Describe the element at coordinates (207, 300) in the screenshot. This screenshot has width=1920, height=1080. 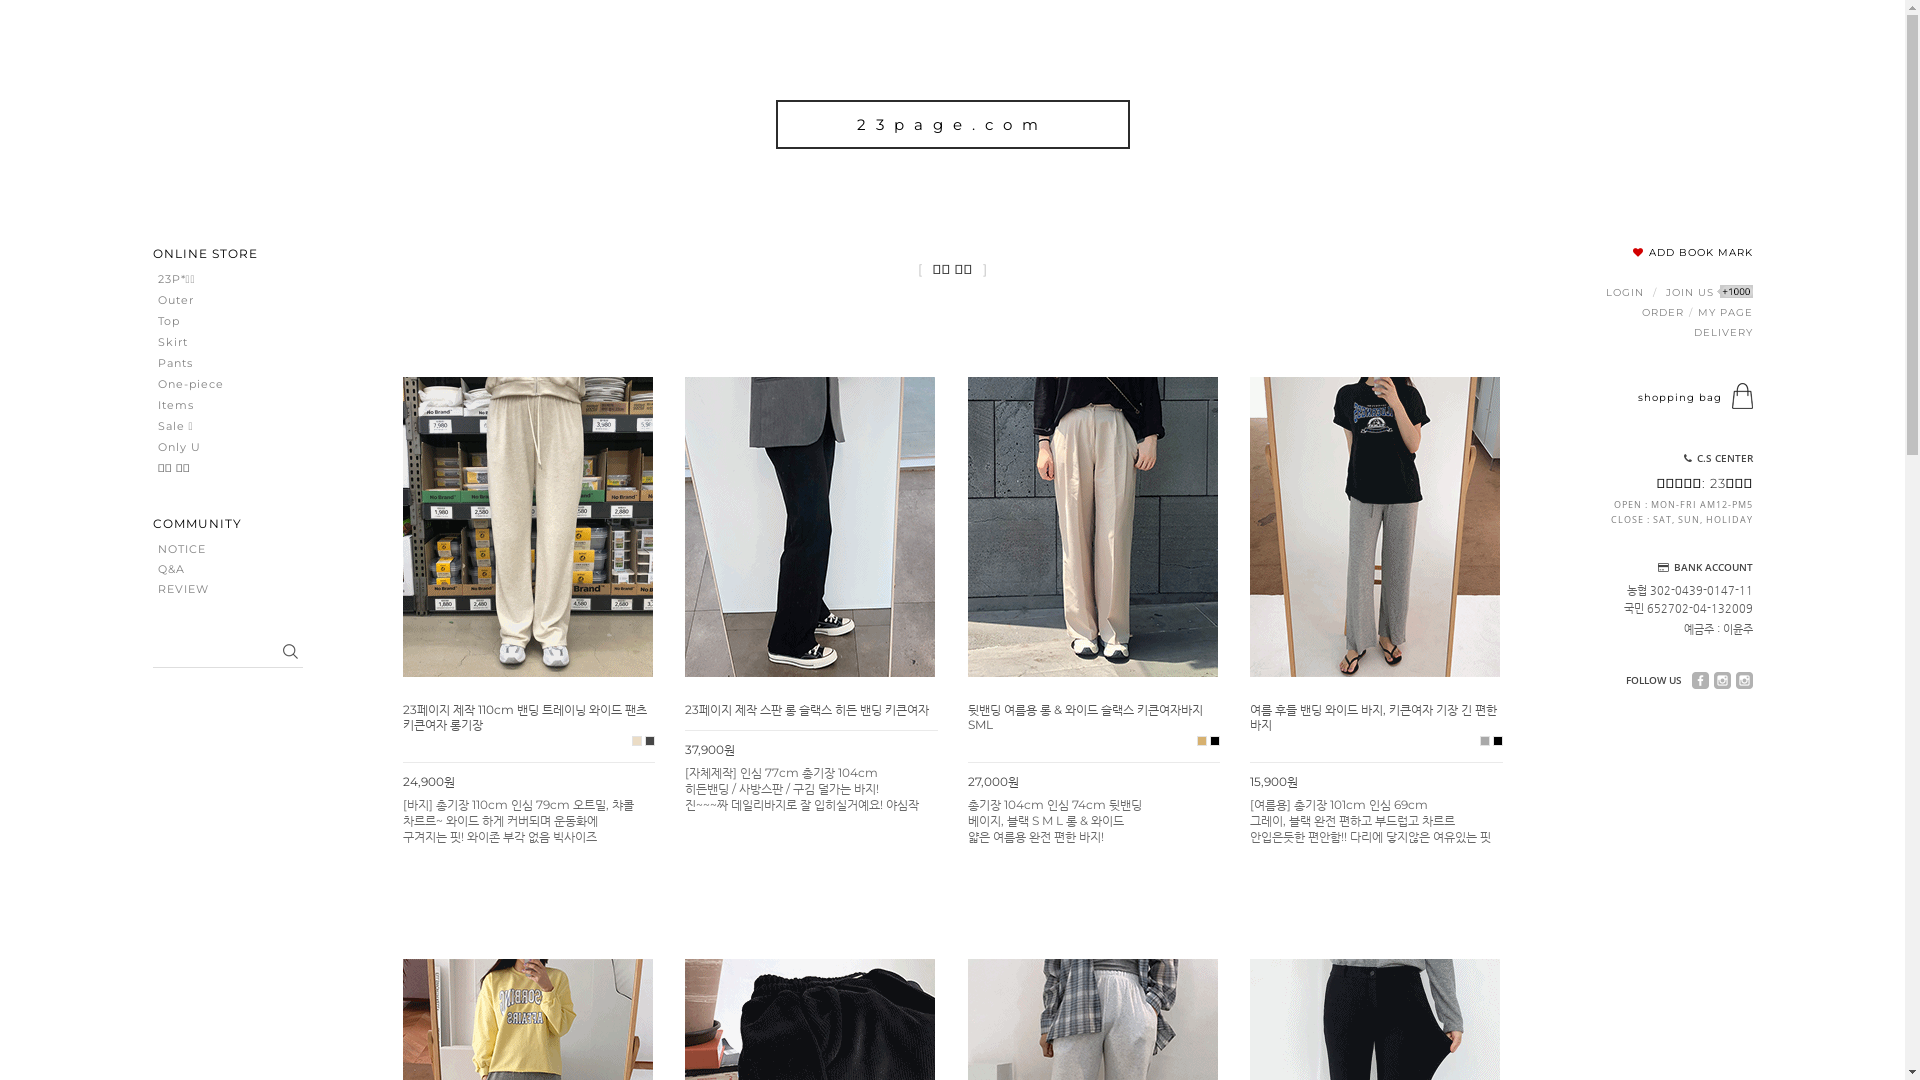
I see `'Outer'` at that location.